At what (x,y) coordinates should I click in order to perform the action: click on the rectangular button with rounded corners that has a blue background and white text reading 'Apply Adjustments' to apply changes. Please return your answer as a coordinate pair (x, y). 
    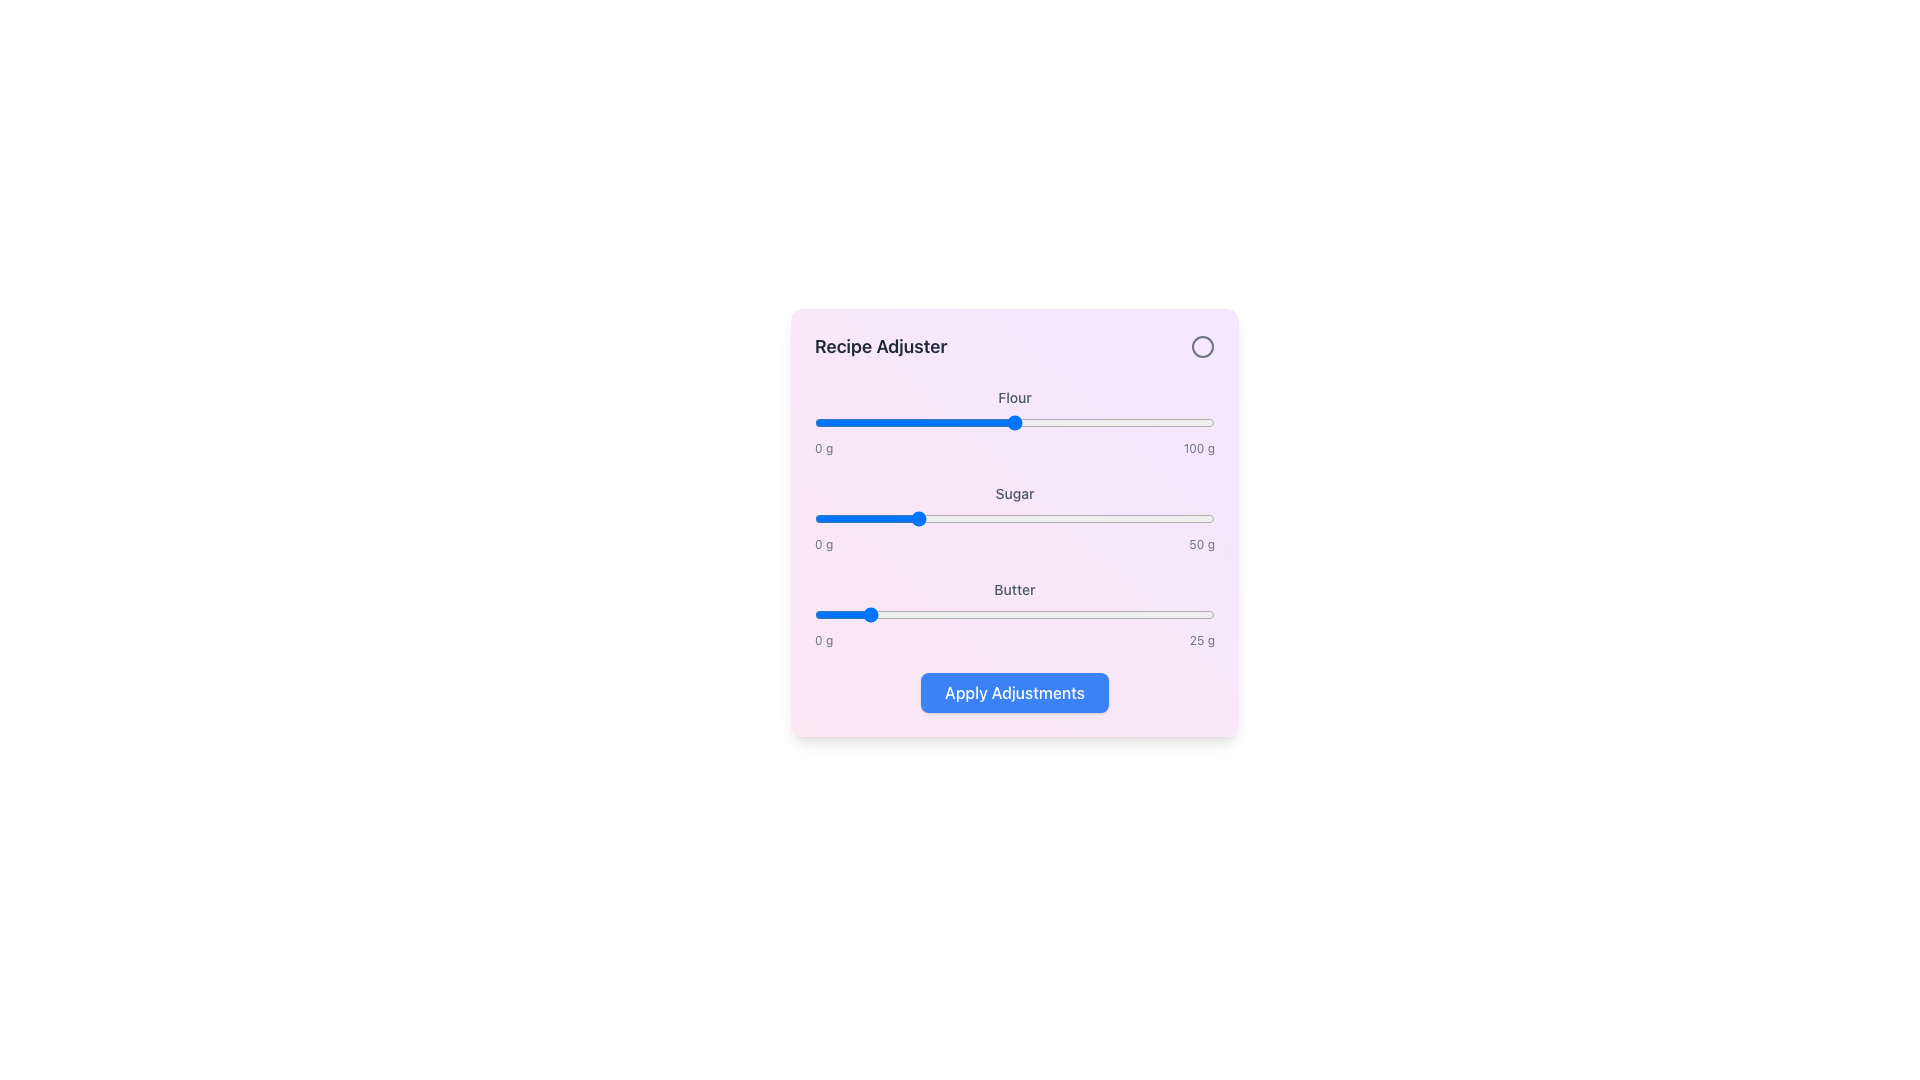
    Looking at the image, I should click on (1014, 692).